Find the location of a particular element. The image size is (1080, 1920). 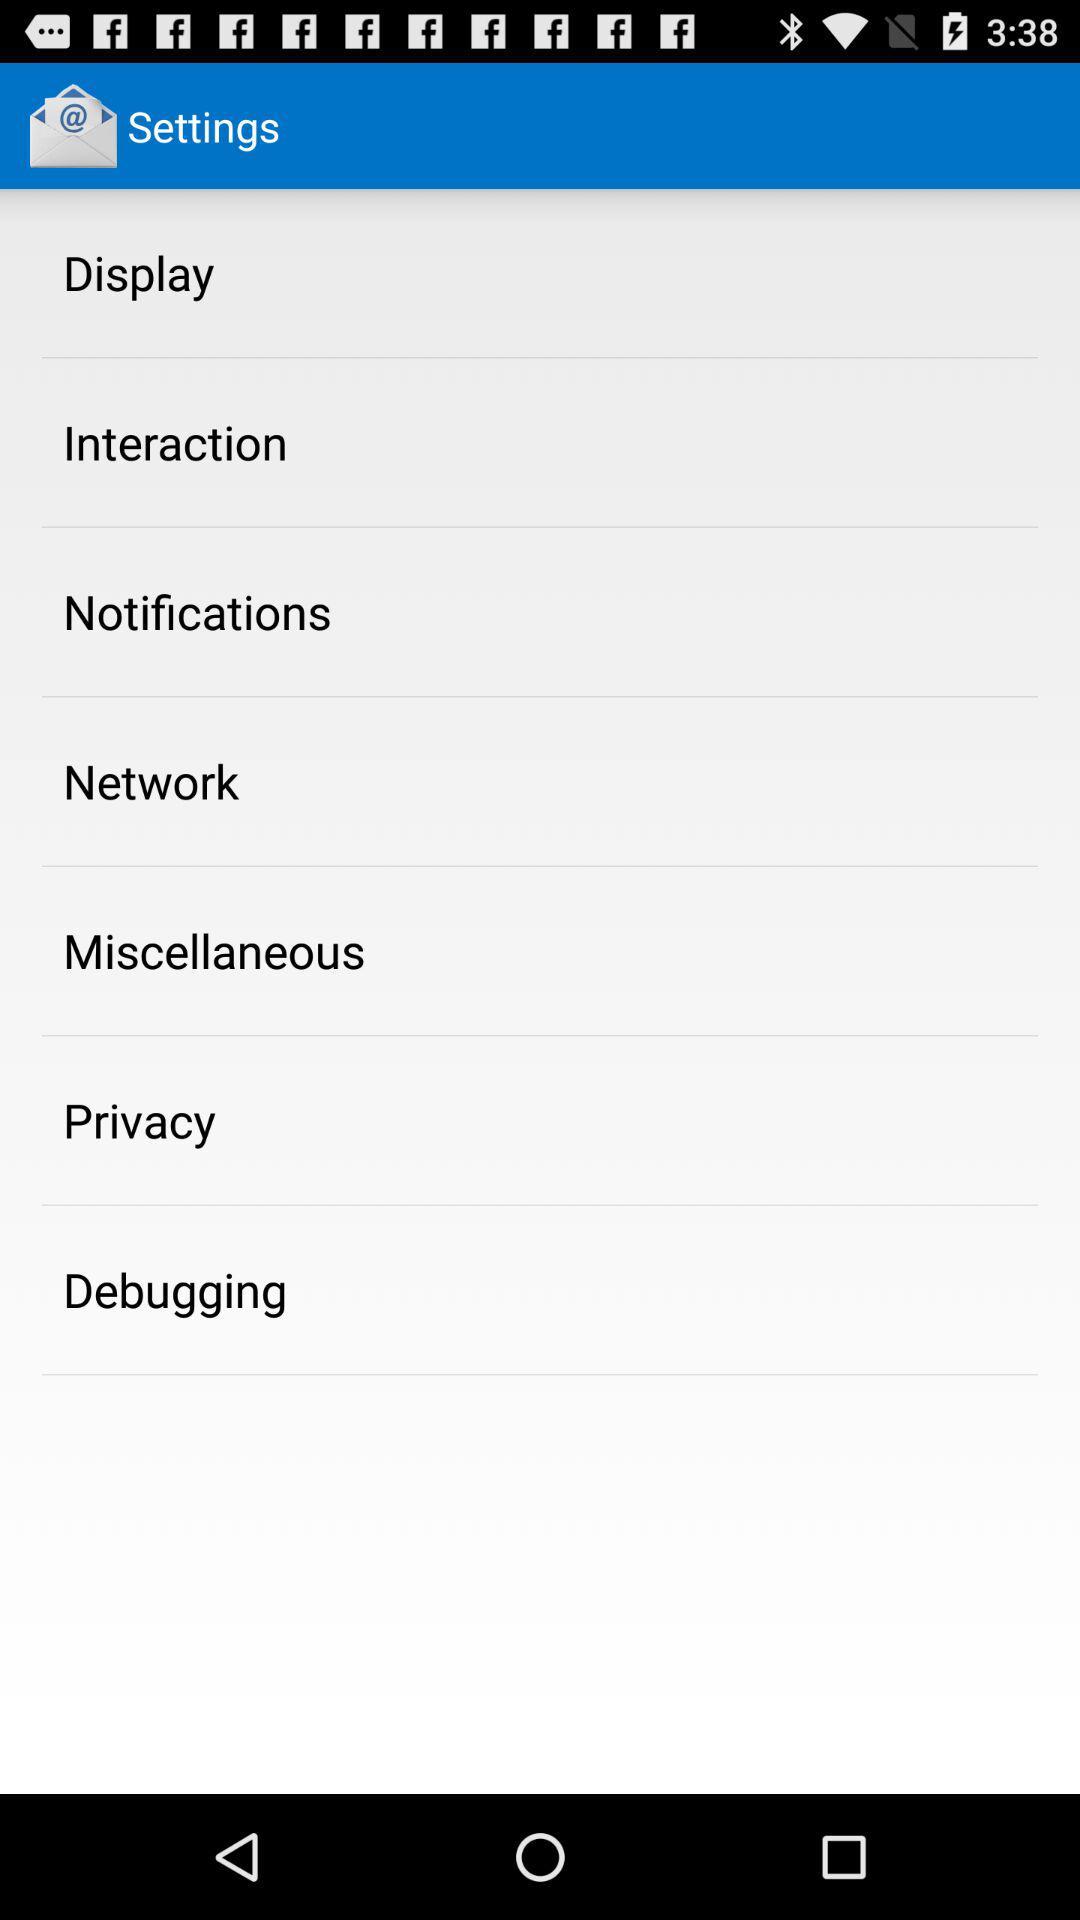

privacy app is located at coordinates (138, 1120).